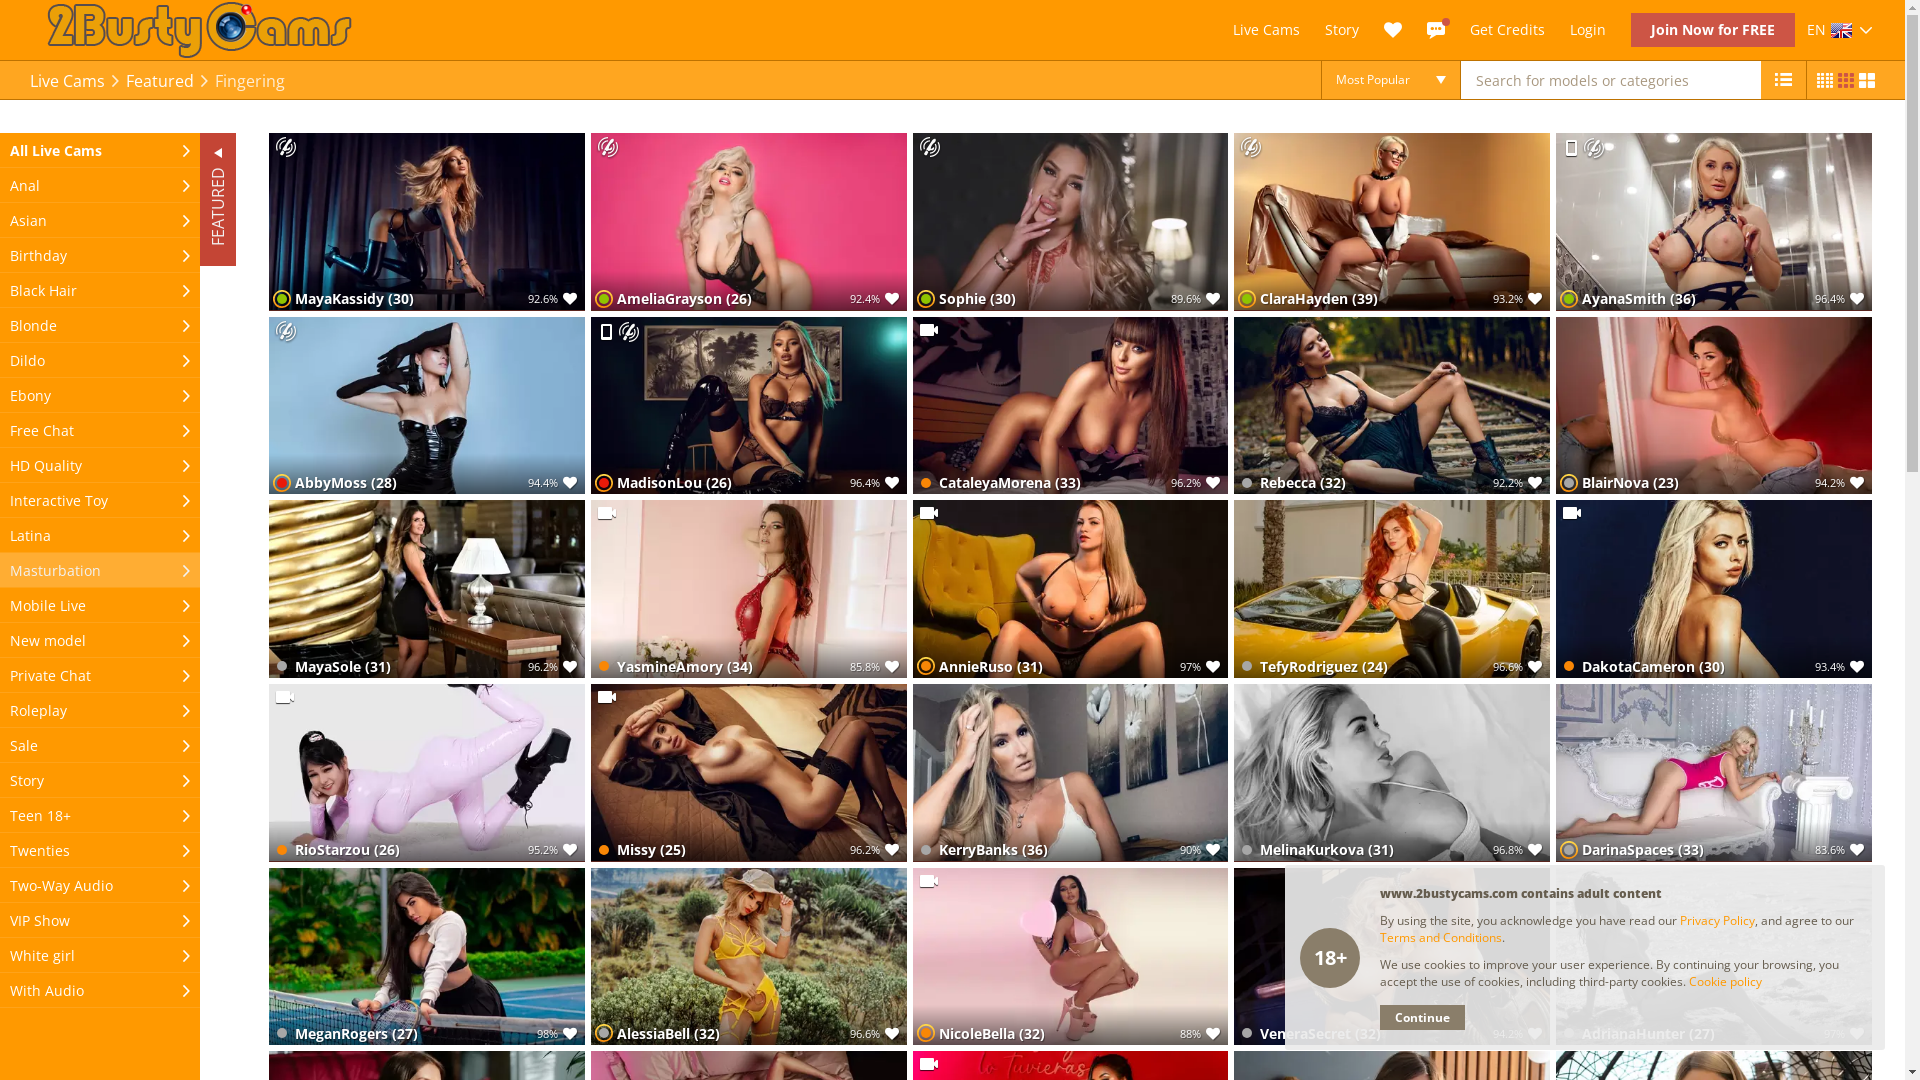 Image resolution: width=1920 pixels, height=1080 pixels. I want to click on 'Login', so click(1568, 30).